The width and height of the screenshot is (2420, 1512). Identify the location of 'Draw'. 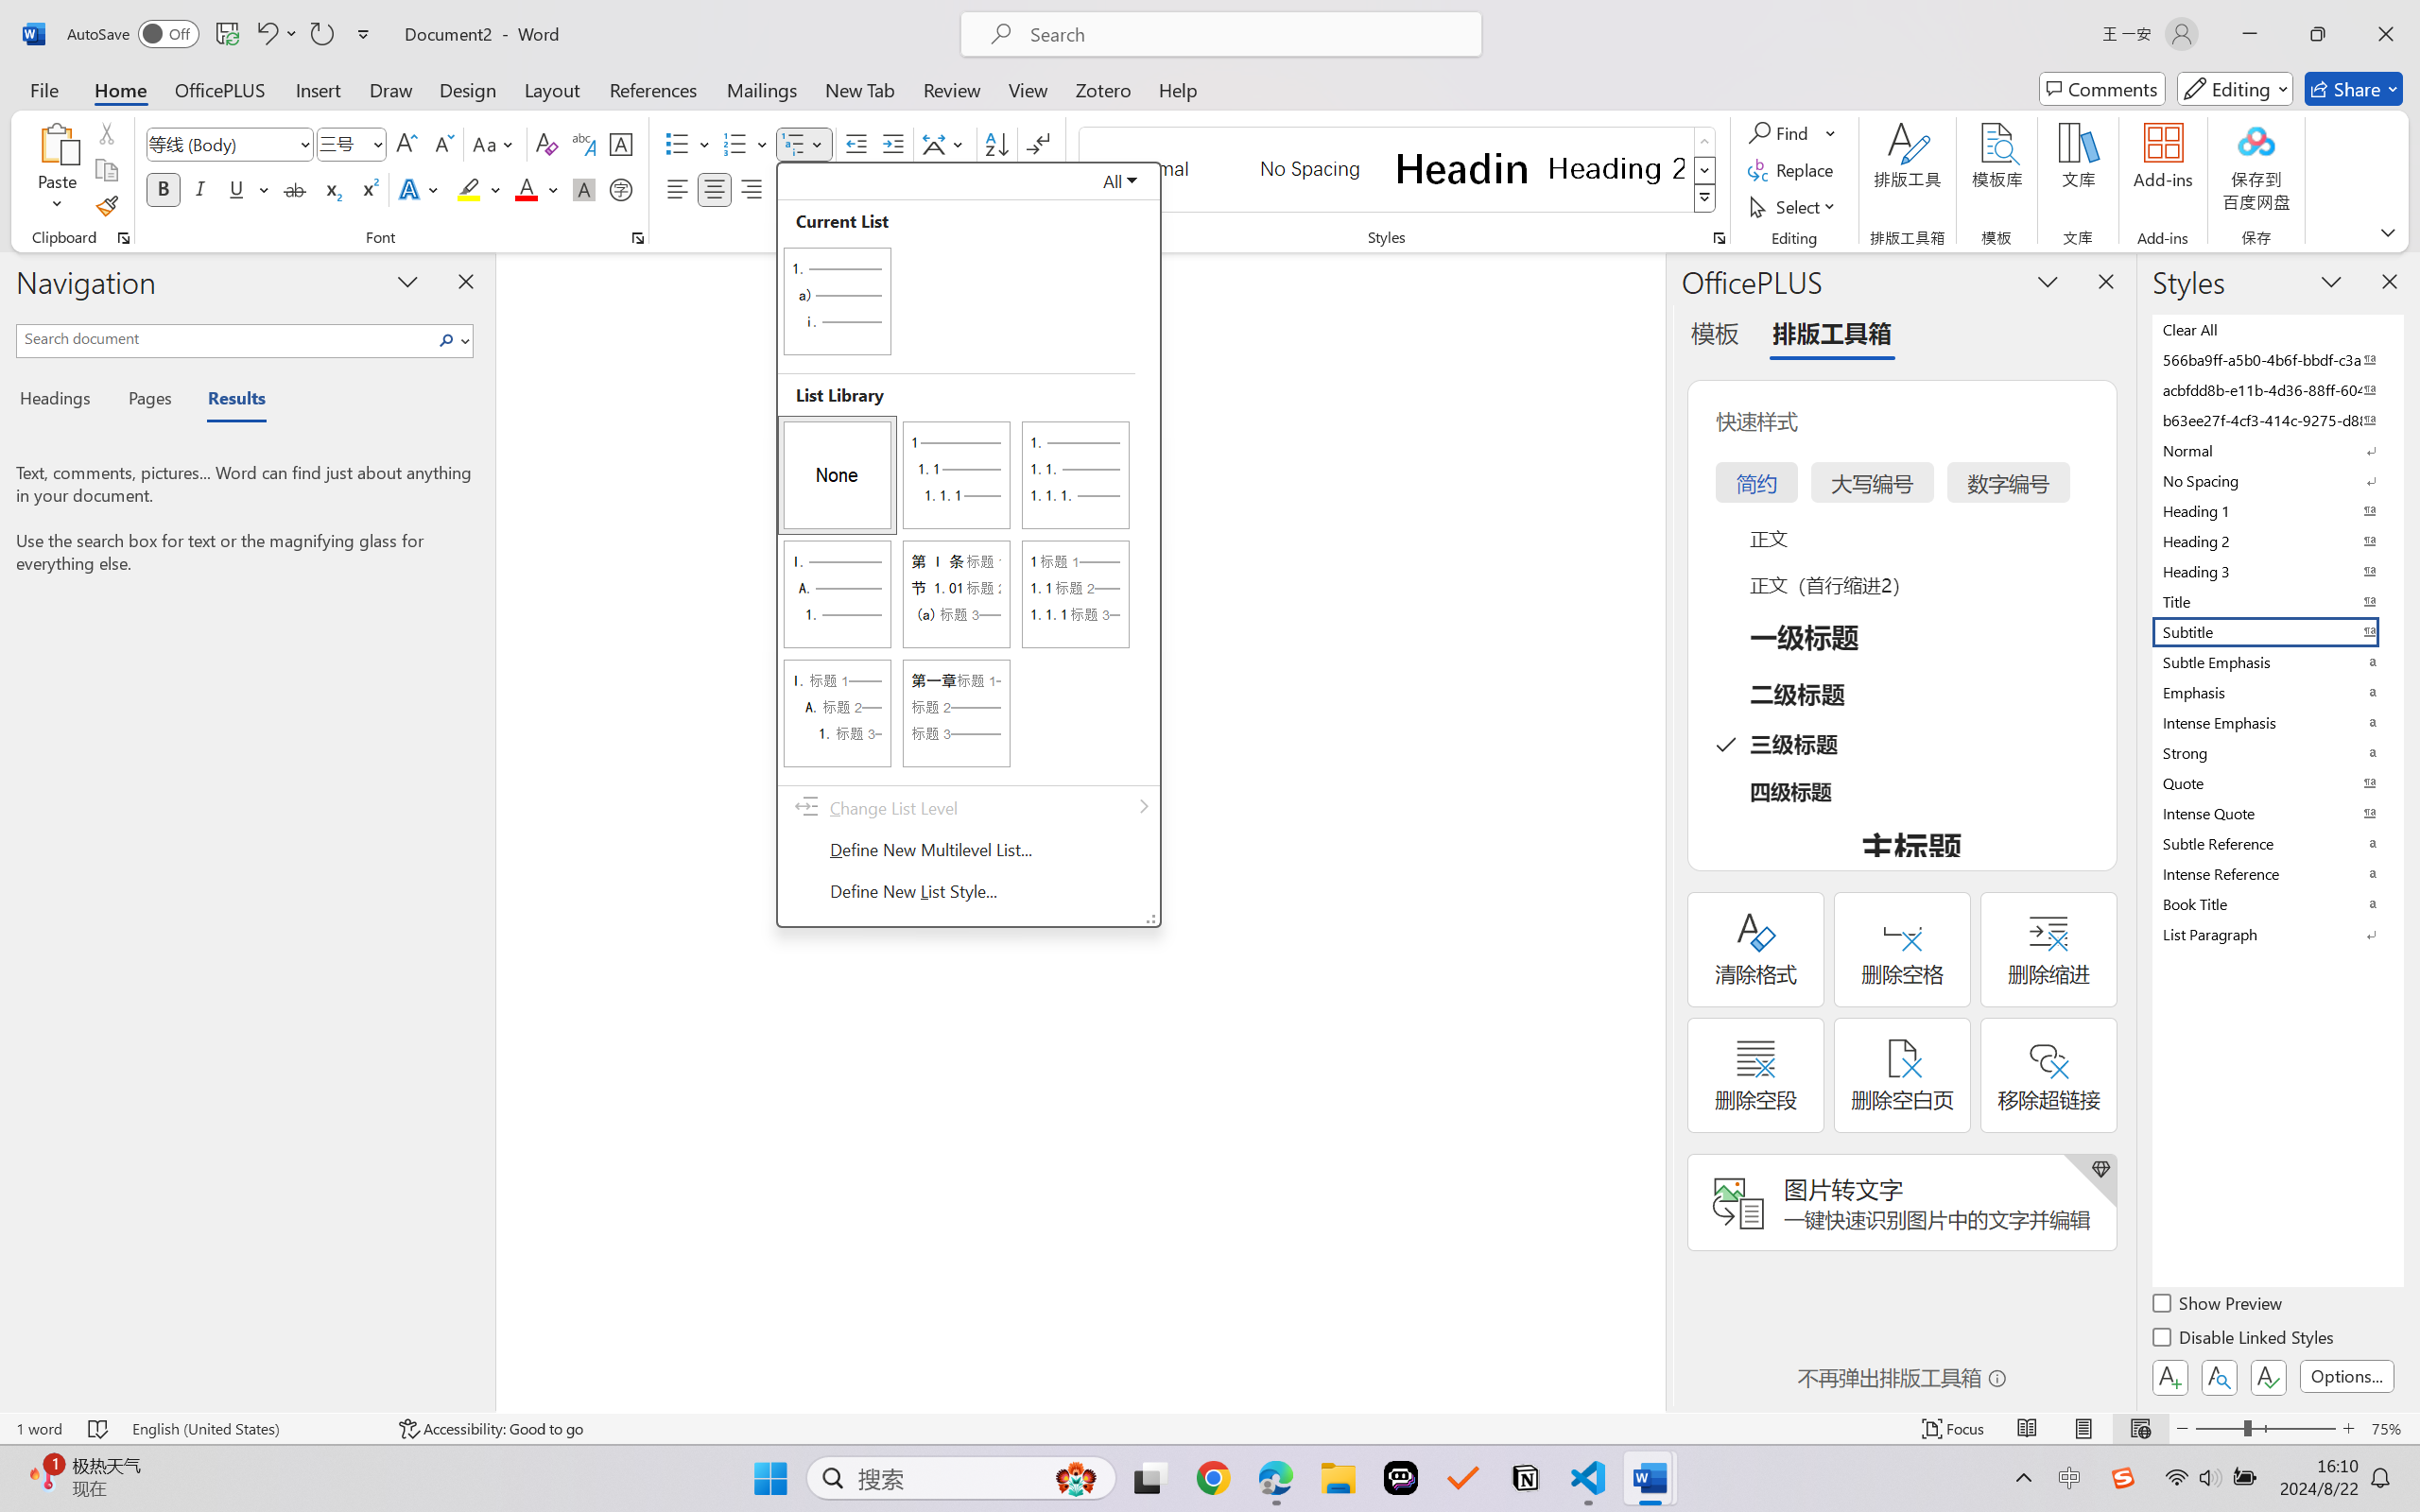
(391, 88).